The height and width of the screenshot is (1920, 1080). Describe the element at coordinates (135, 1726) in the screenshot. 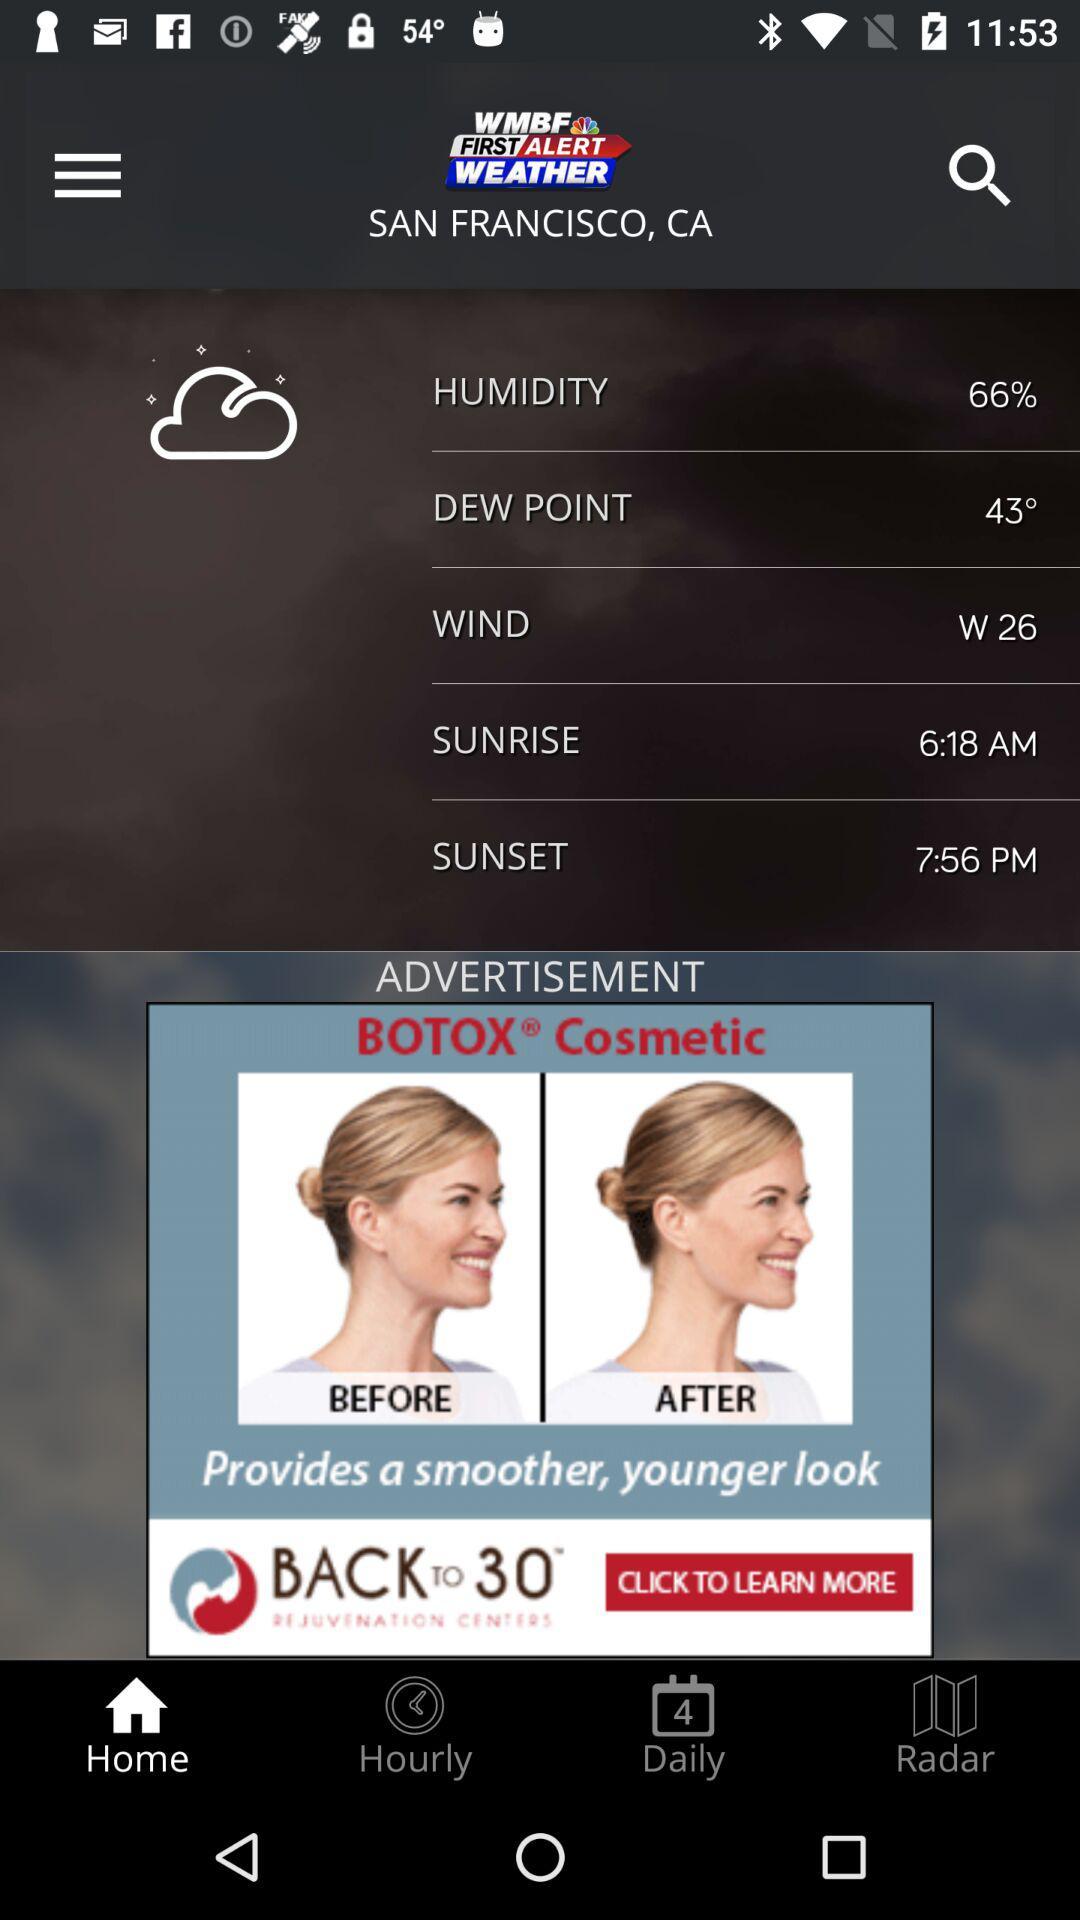

I see `item to the left of the hourly radio button` at that location.